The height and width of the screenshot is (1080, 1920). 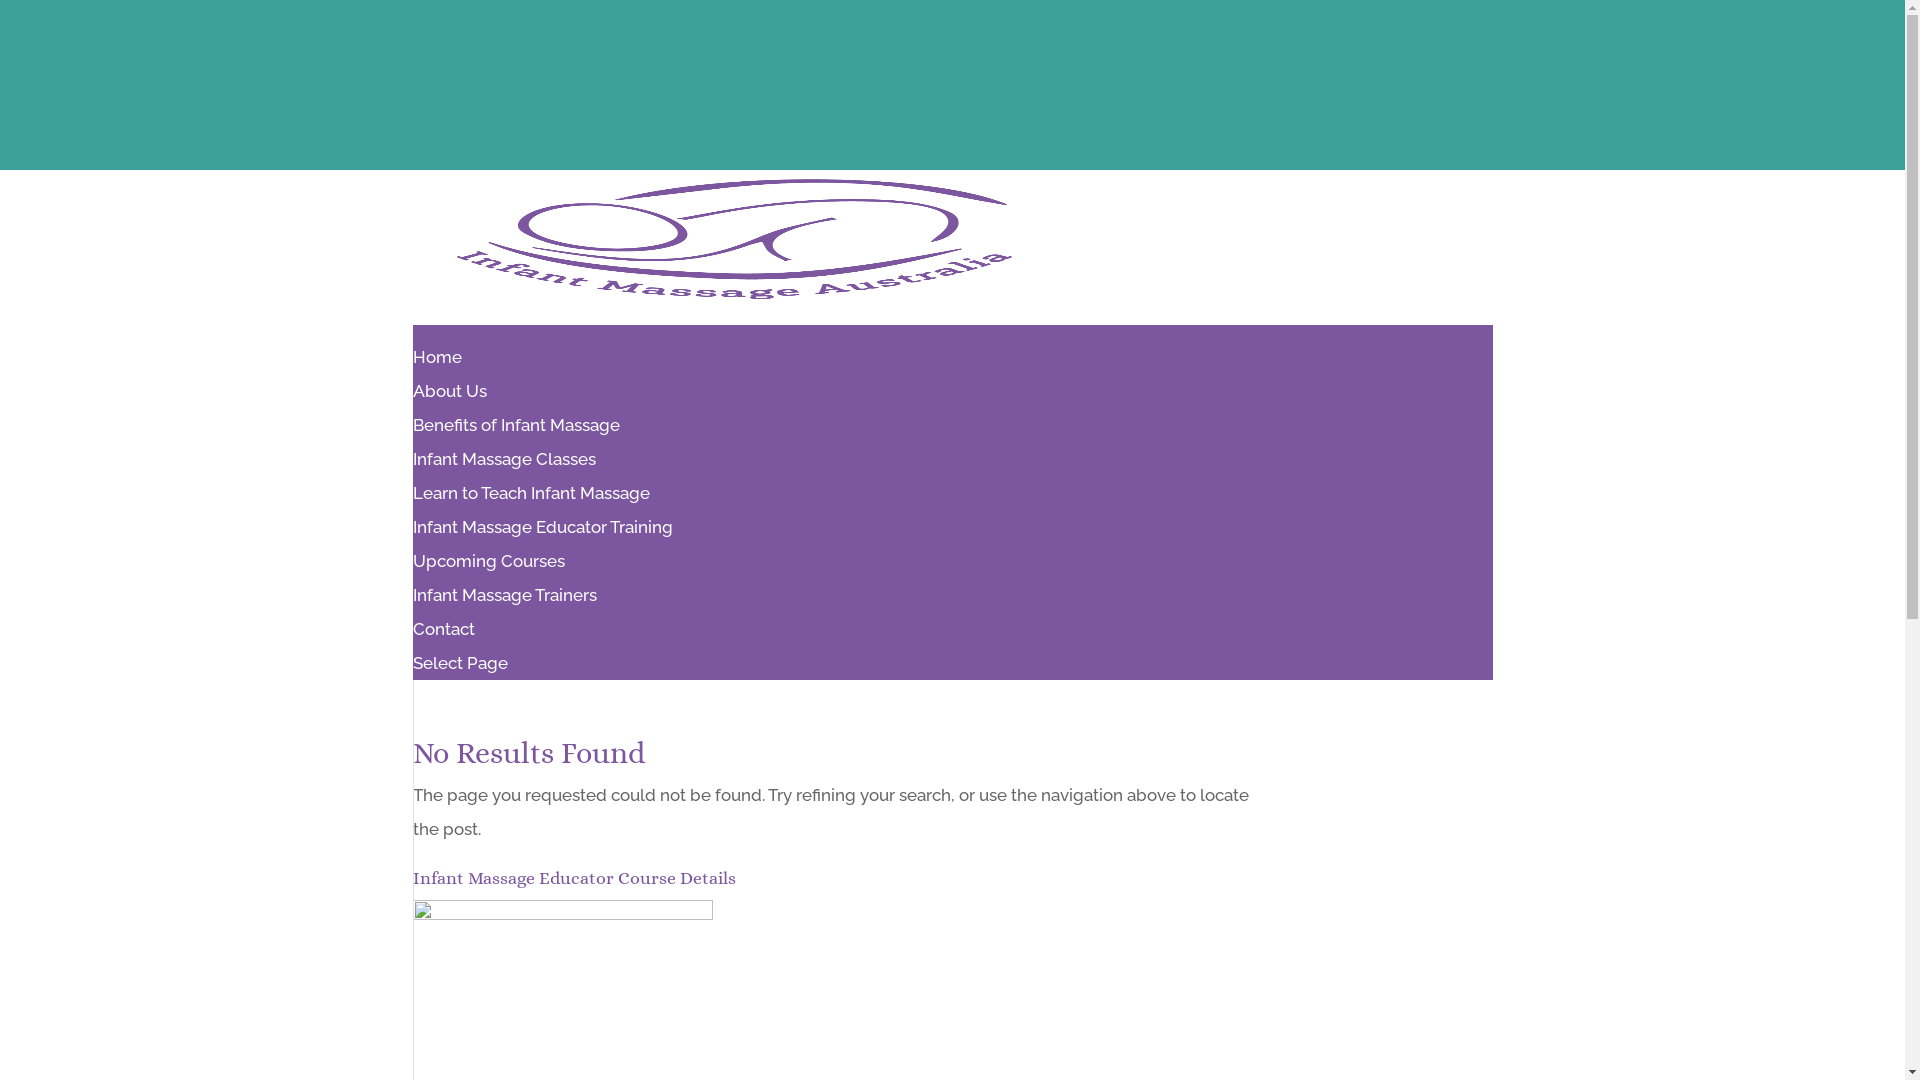 What do you see at coordinates (488, 560) in the screenshot?
I see `'Upcoming Courses'` at bounding box center [488, 560].